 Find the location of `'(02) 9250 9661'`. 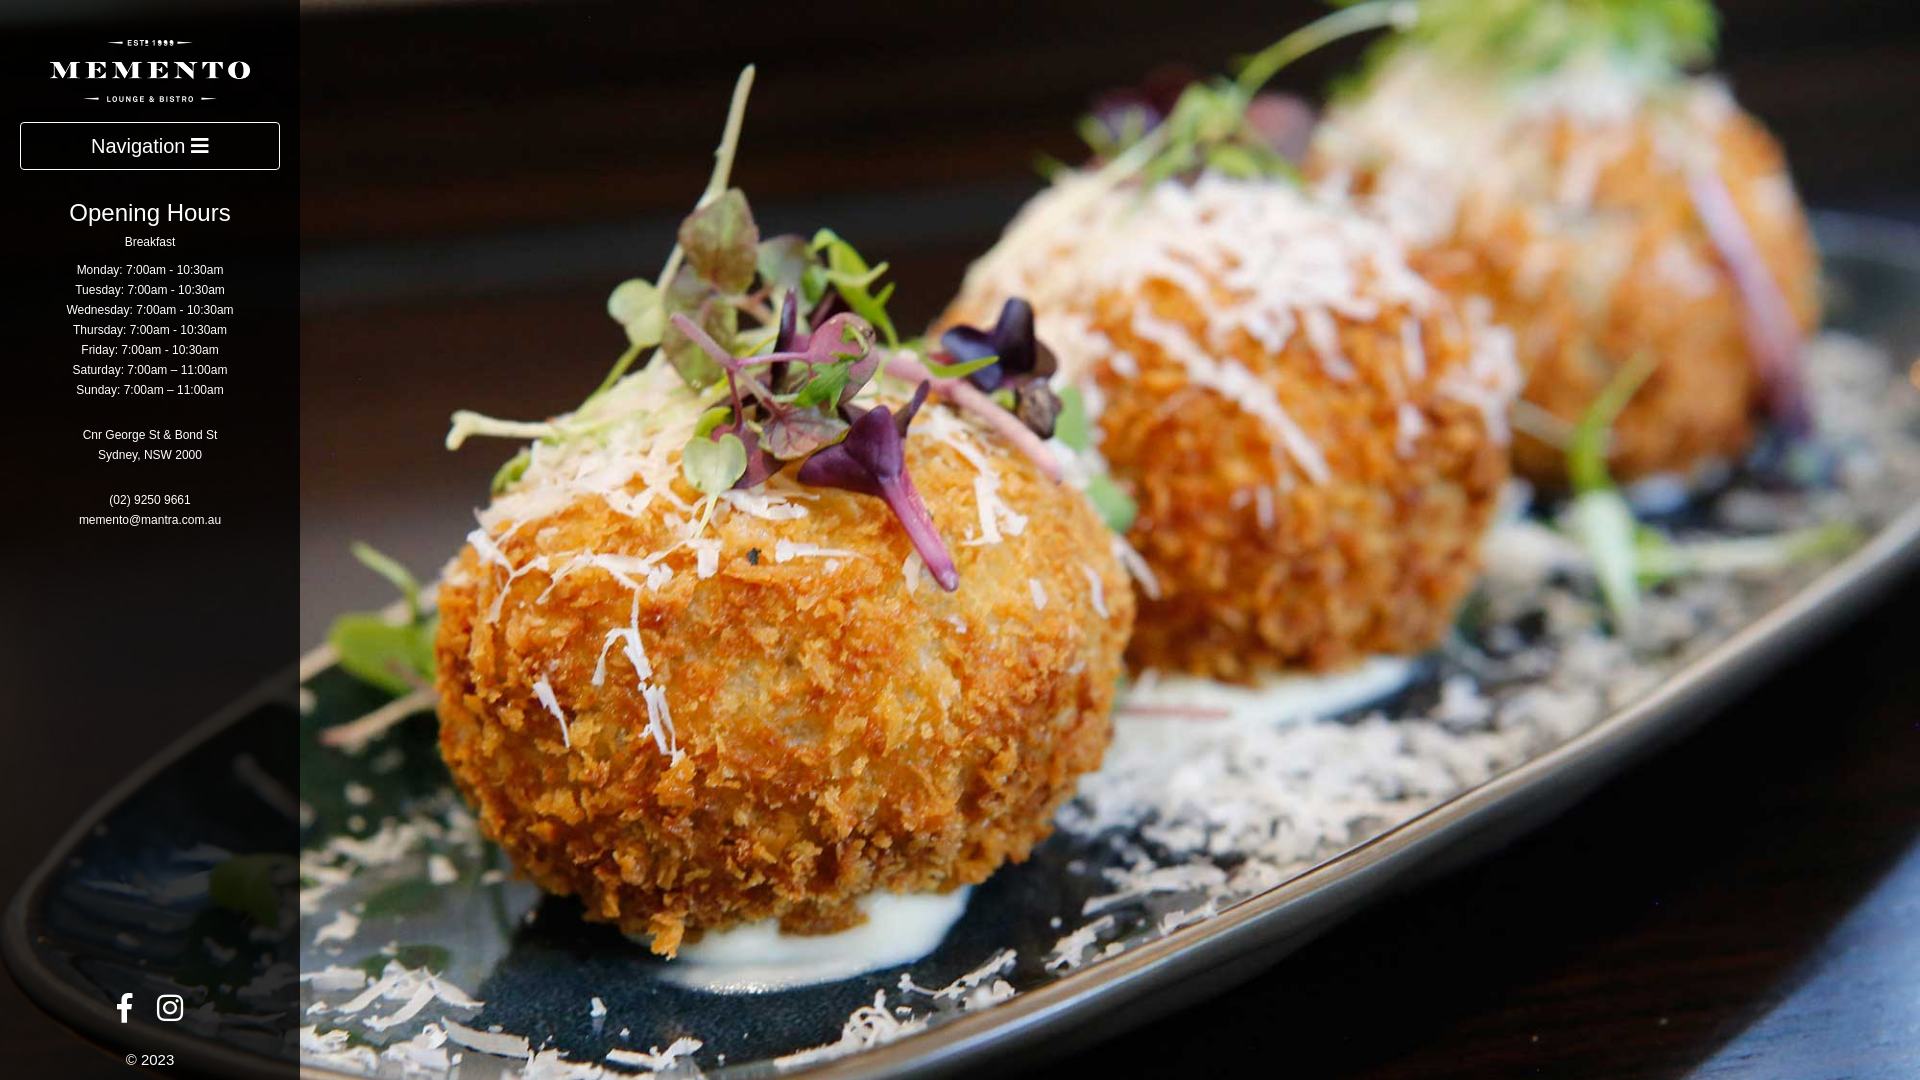

'(02) 9250 9661' is located at coordinates (148, 499).